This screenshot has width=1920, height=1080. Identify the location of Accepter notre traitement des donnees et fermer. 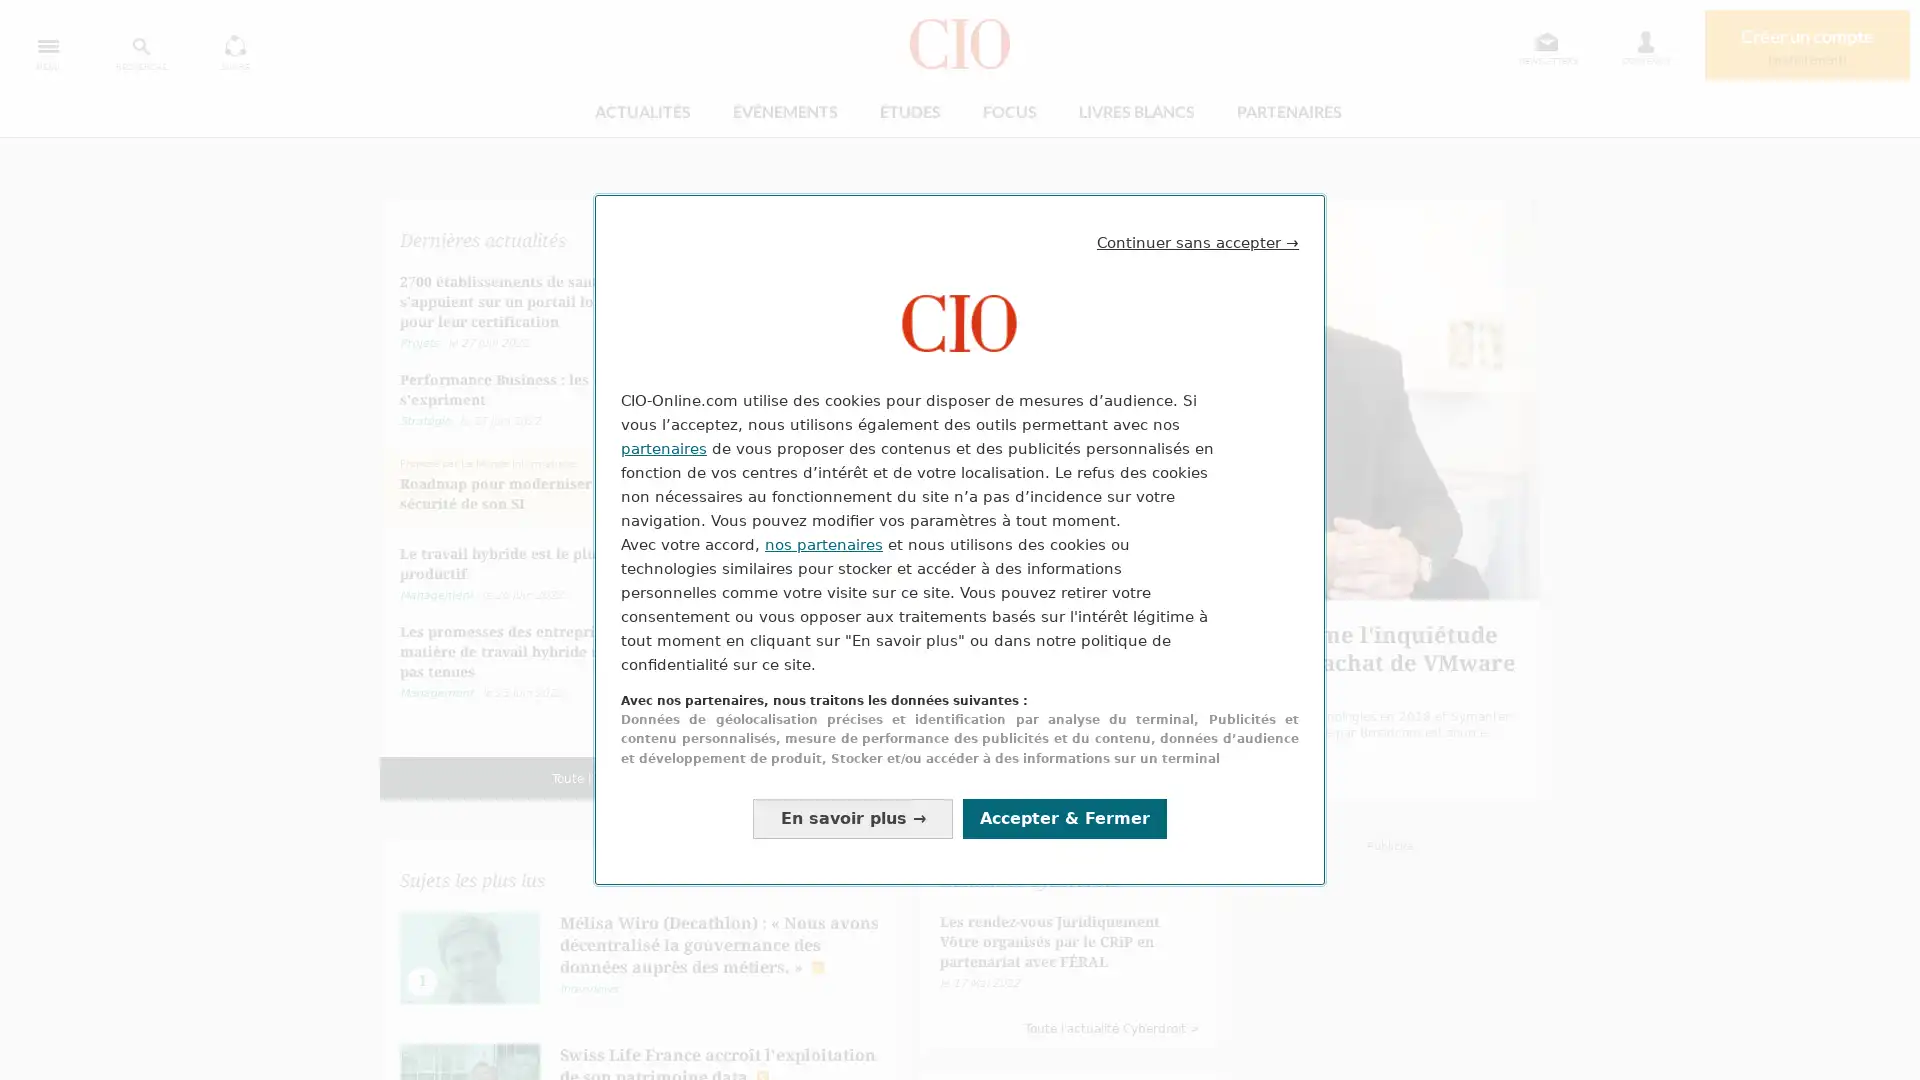
(1064, 818).